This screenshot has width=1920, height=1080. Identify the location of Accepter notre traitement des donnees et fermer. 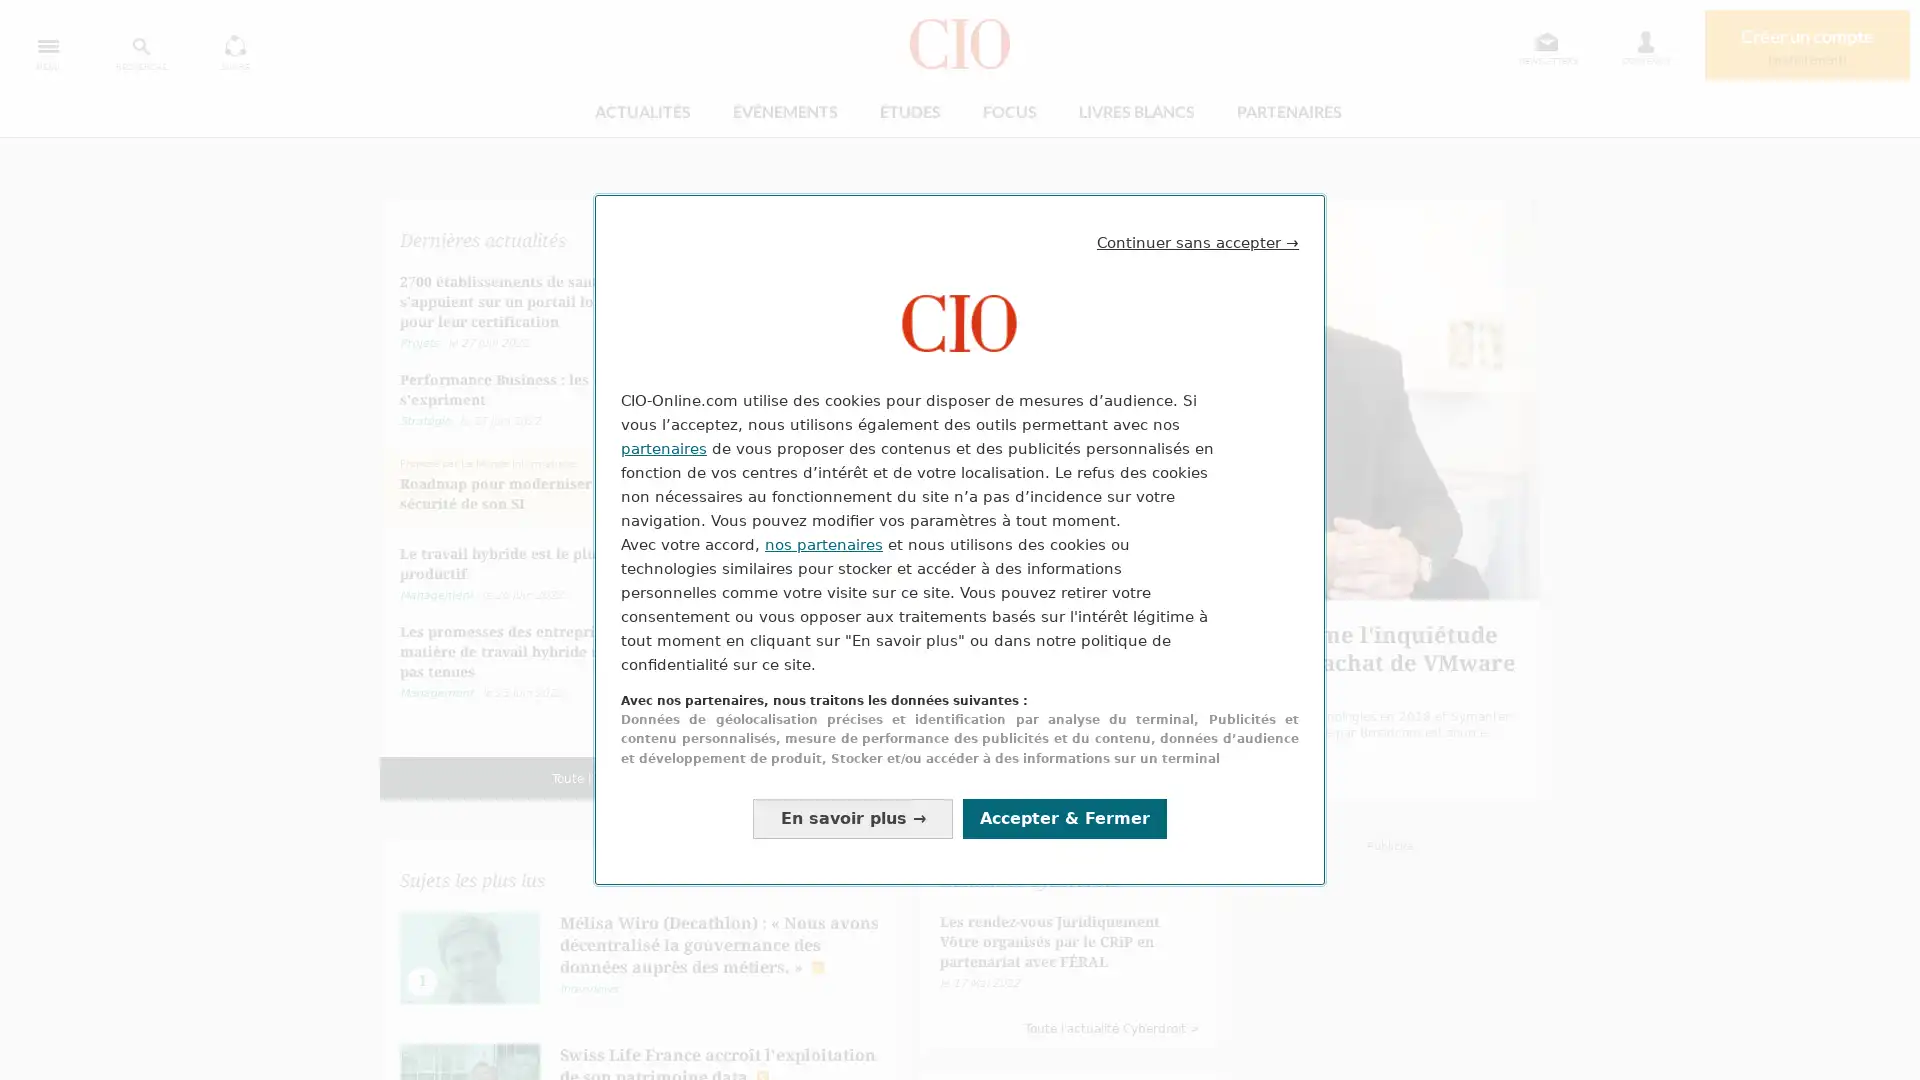
(1064, 818).